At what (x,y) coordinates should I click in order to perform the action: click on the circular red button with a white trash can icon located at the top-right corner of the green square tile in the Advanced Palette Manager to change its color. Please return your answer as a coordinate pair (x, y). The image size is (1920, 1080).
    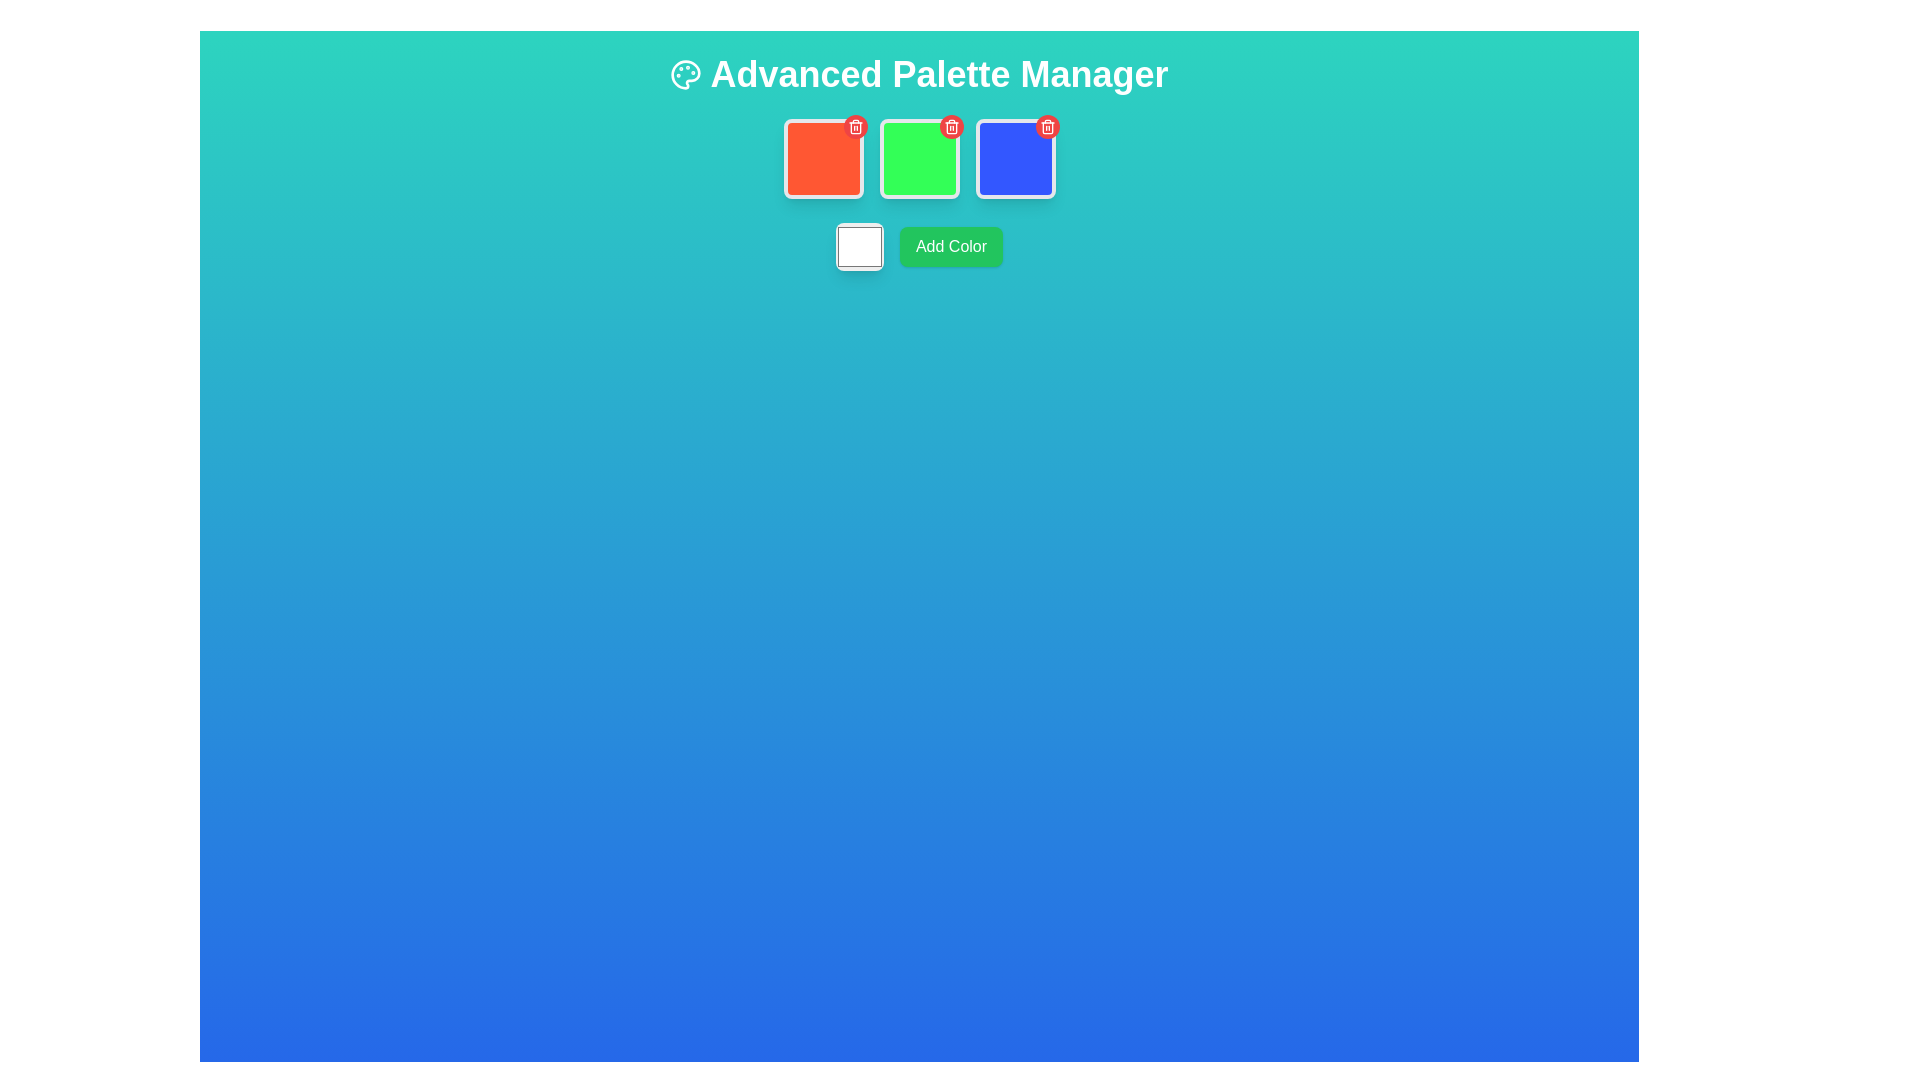
    Looking at the image, I should click on (950, 127).